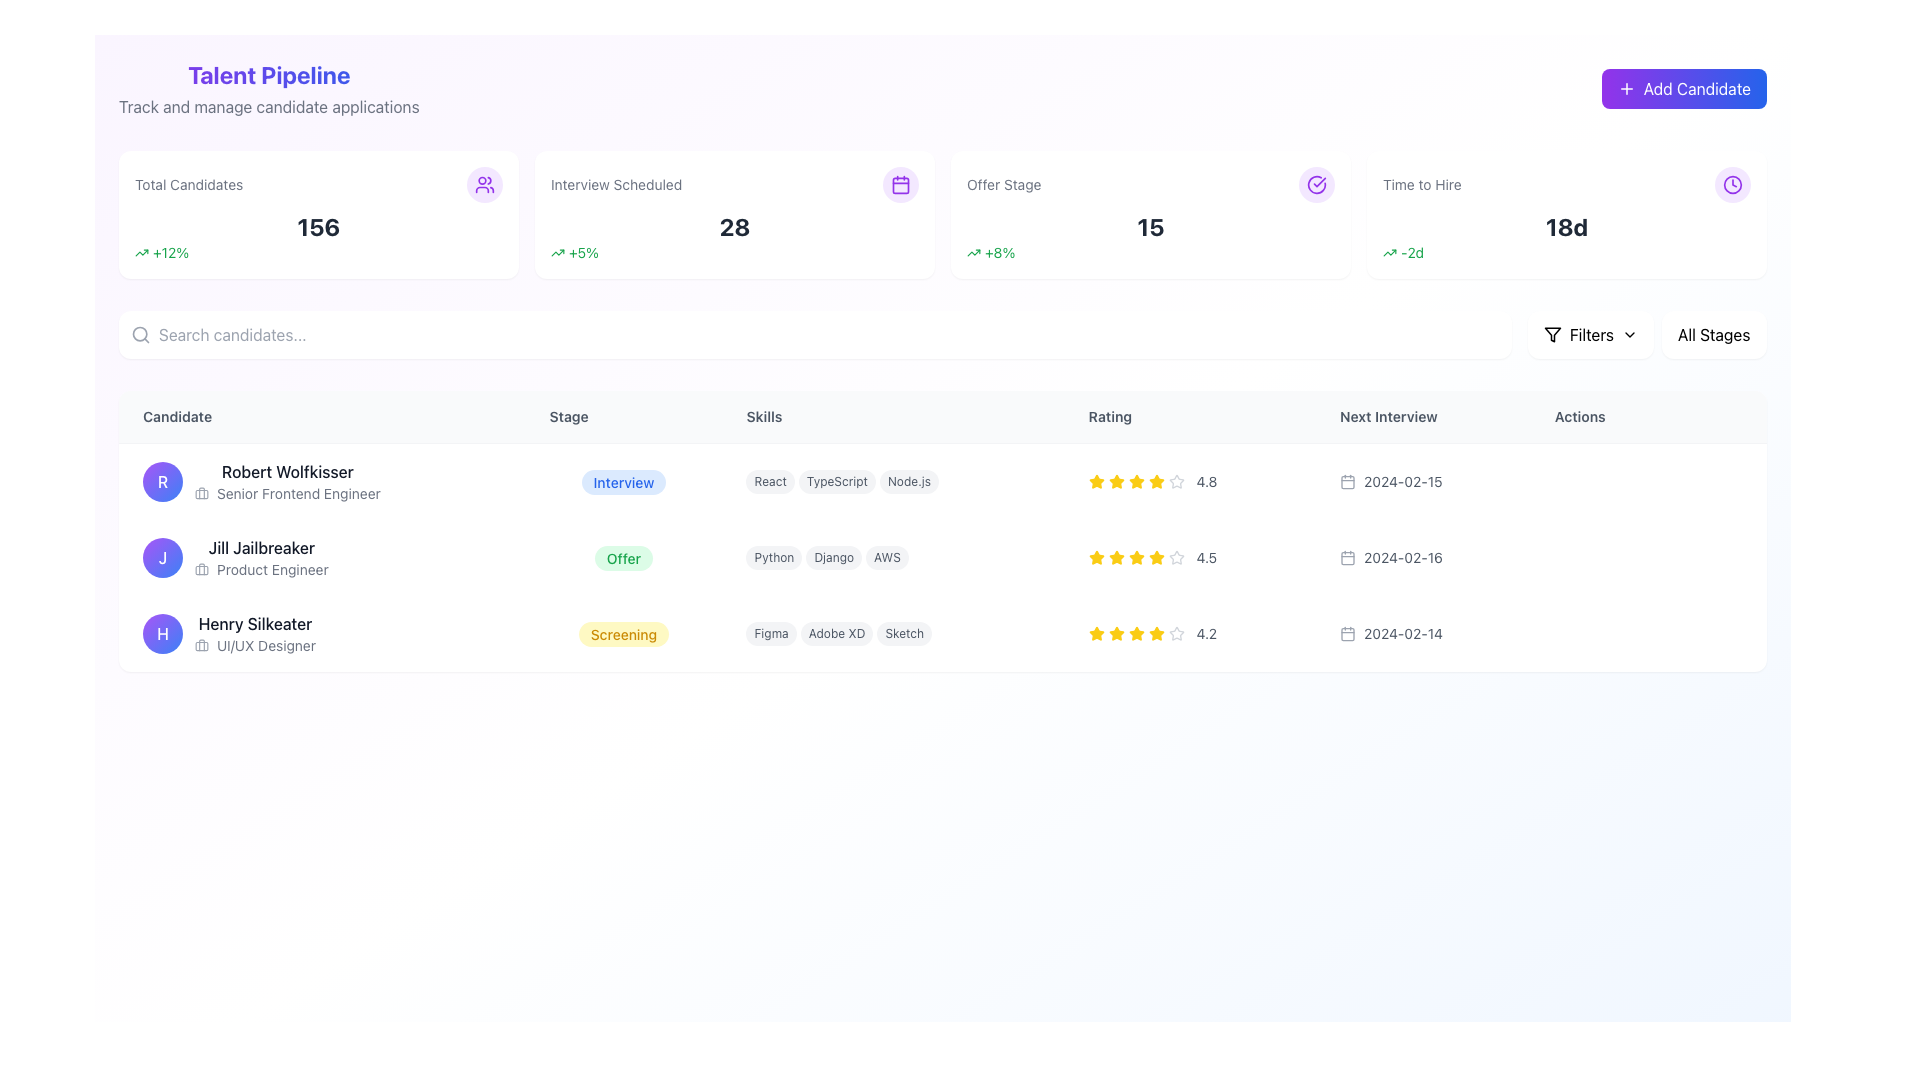 The width and height of the screenshot is (1920, 1080). Describe the element at coordinates (484, 185) in the screenshot. I see `the icon representing users in the 'Total Candidates' section, located to the right of the count '156'` at that location.